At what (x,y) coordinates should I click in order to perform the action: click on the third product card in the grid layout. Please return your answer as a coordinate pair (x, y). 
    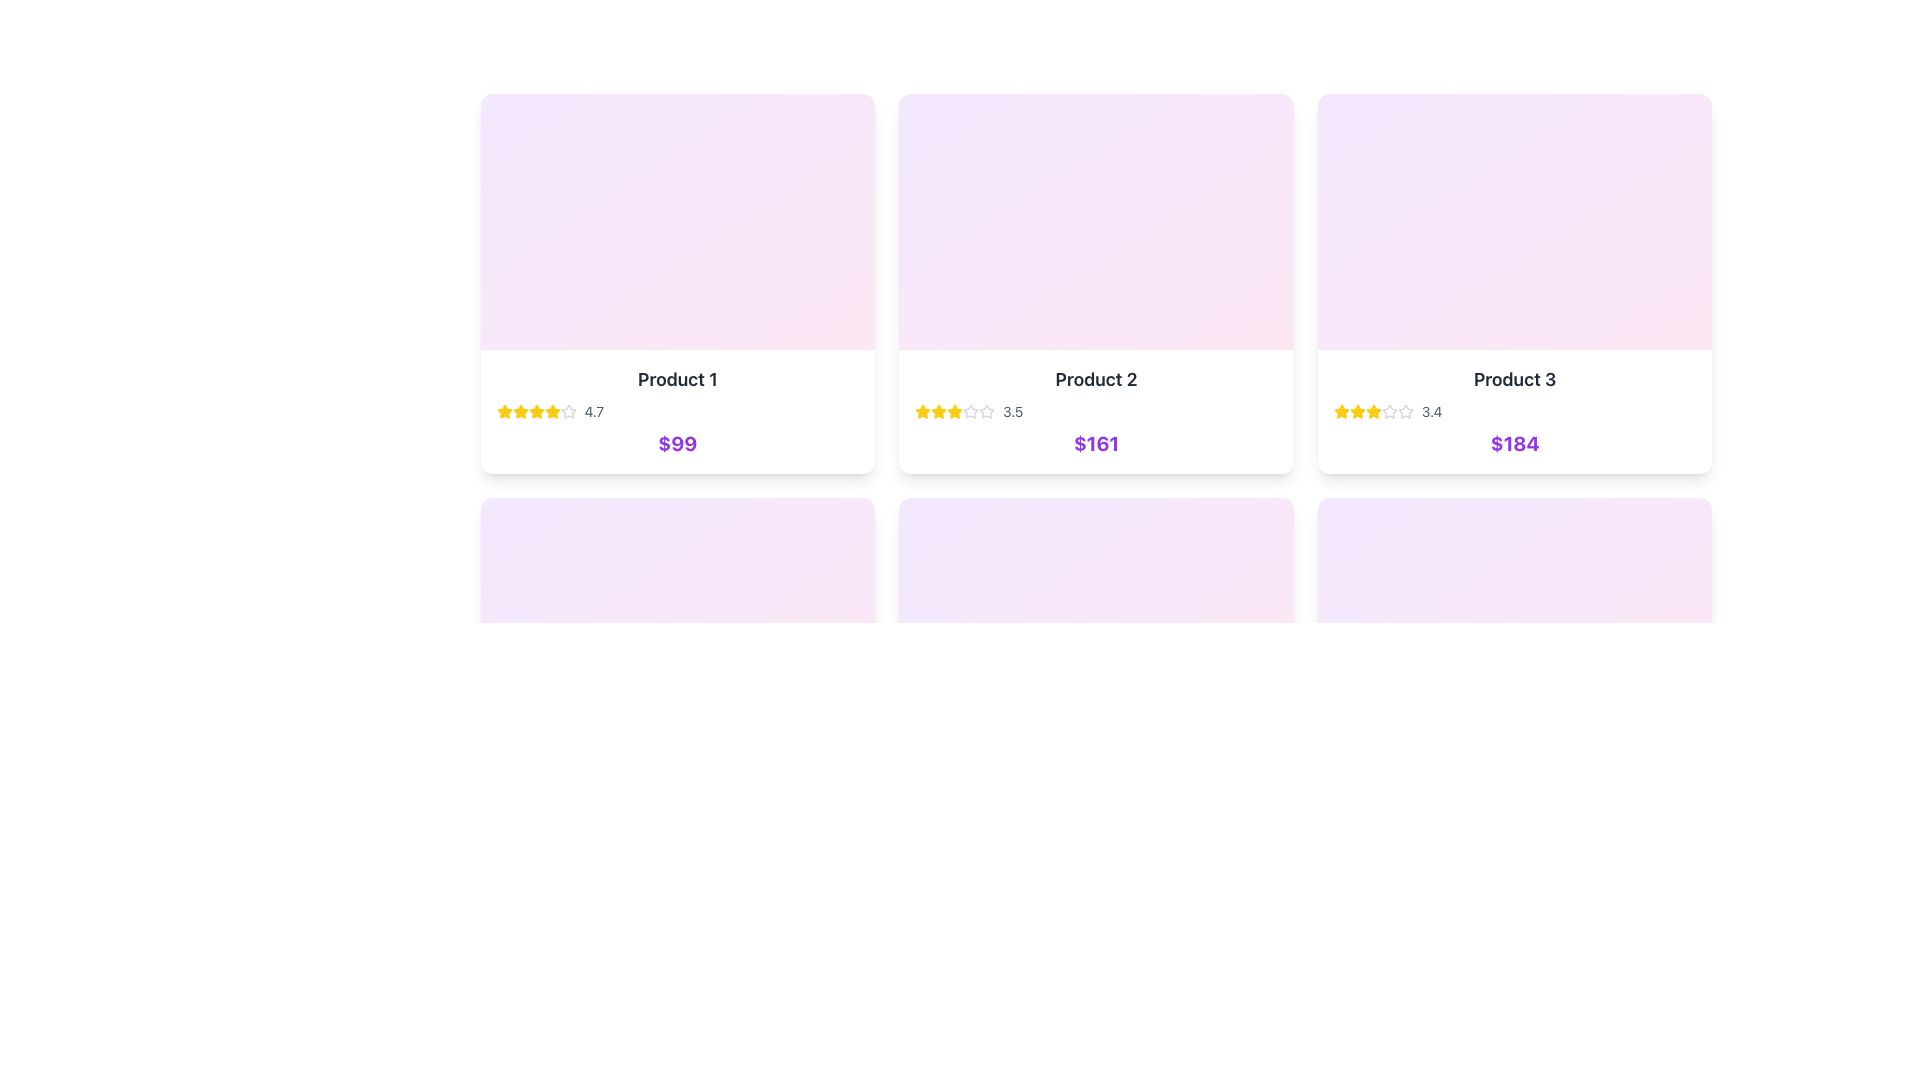
    Looking at the image, I should click on (1515, 284).